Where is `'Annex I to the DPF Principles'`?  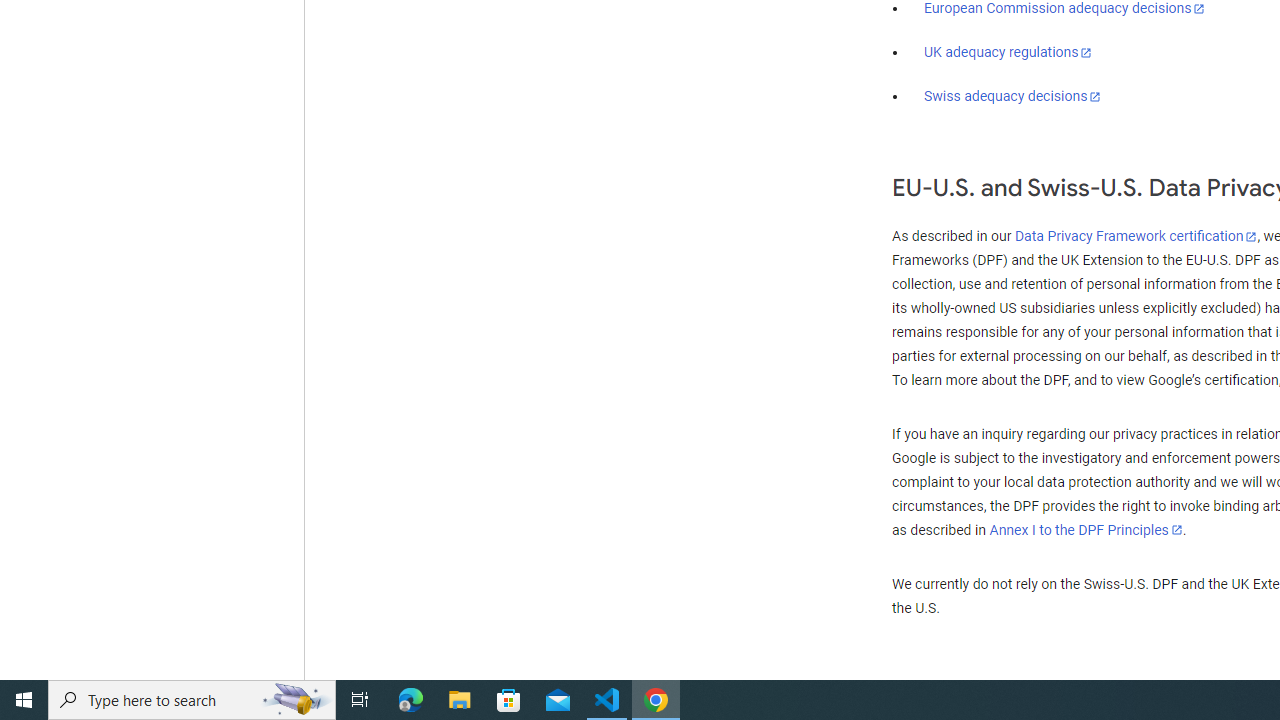
'Annex I to the DPF Principles' is located at coordinates (1085, 529).